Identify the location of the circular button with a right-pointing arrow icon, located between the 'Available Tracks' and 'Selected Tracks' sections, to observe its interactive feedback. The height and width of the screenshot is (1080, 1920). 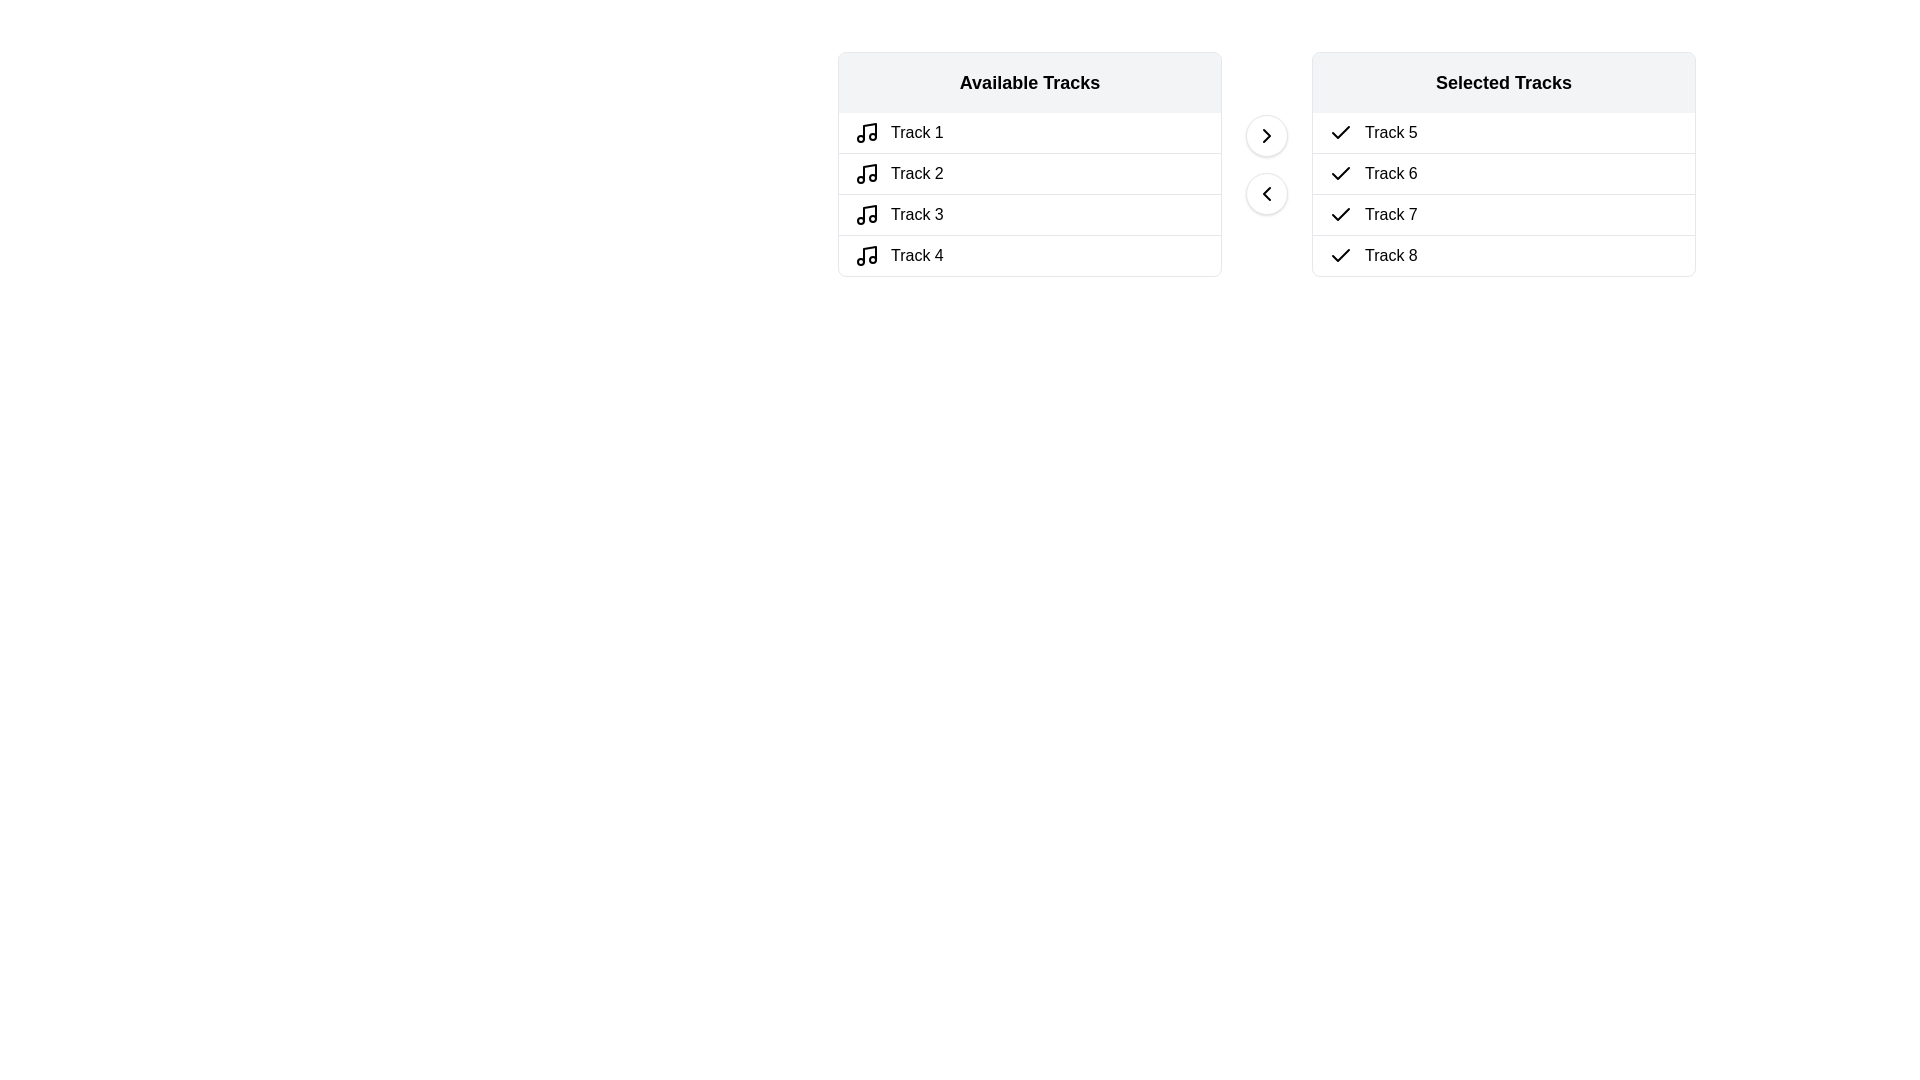
(1266, 135).